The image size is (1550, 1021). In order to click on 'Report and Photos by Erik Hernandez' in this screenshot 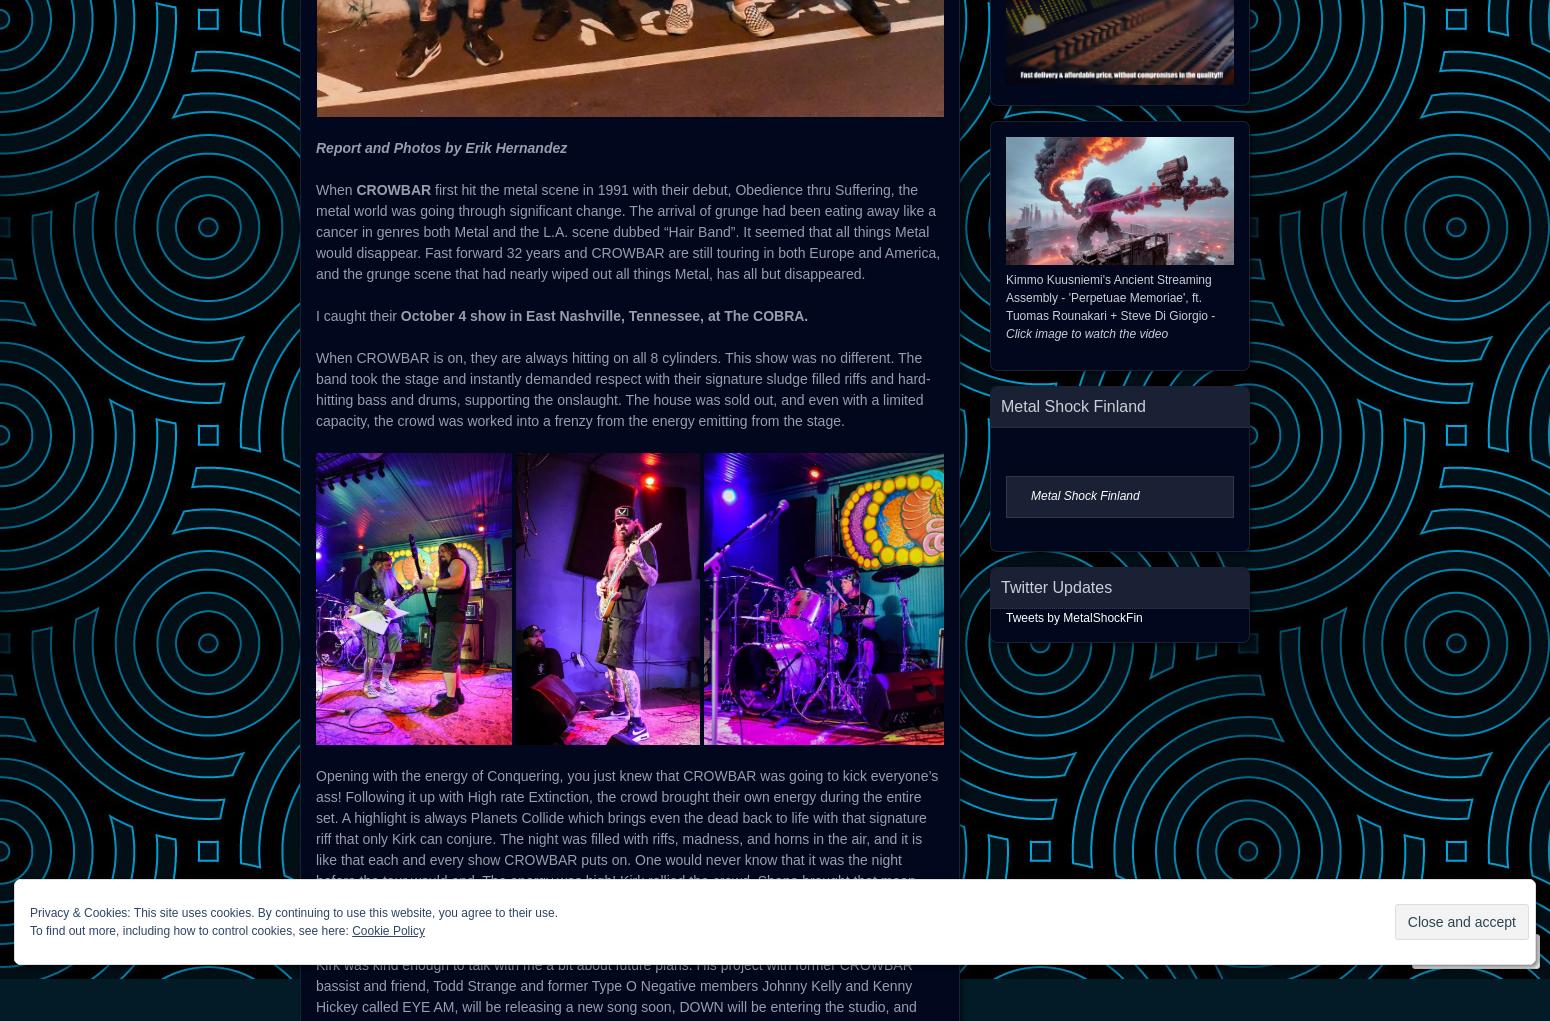, I will do `click(441, 147)`.